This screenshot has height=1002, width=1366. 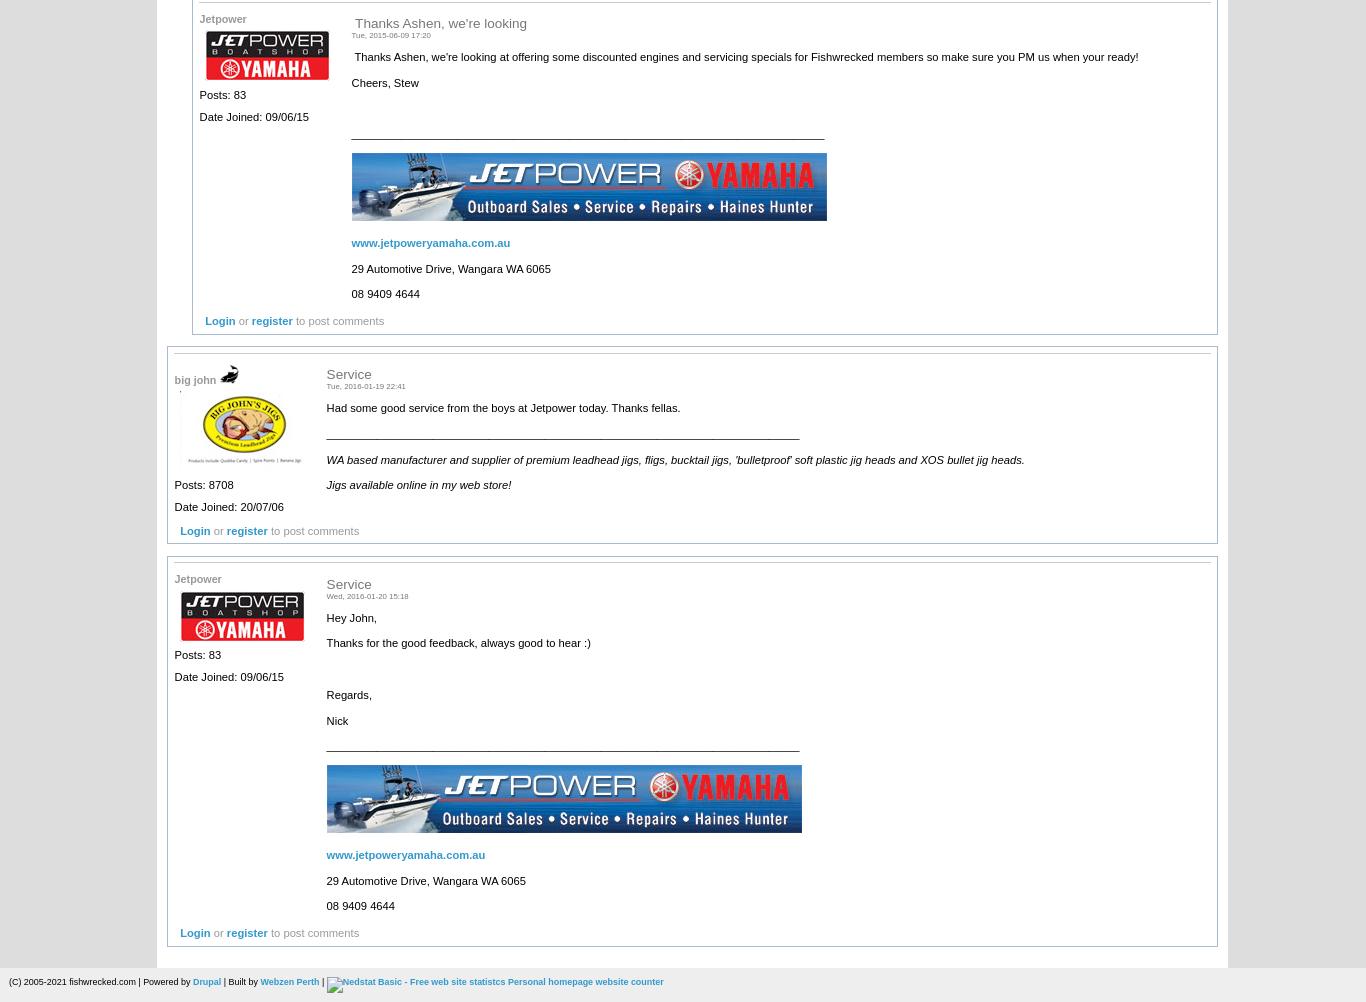 I want to click on 'big john', so click(x=195, y=378).